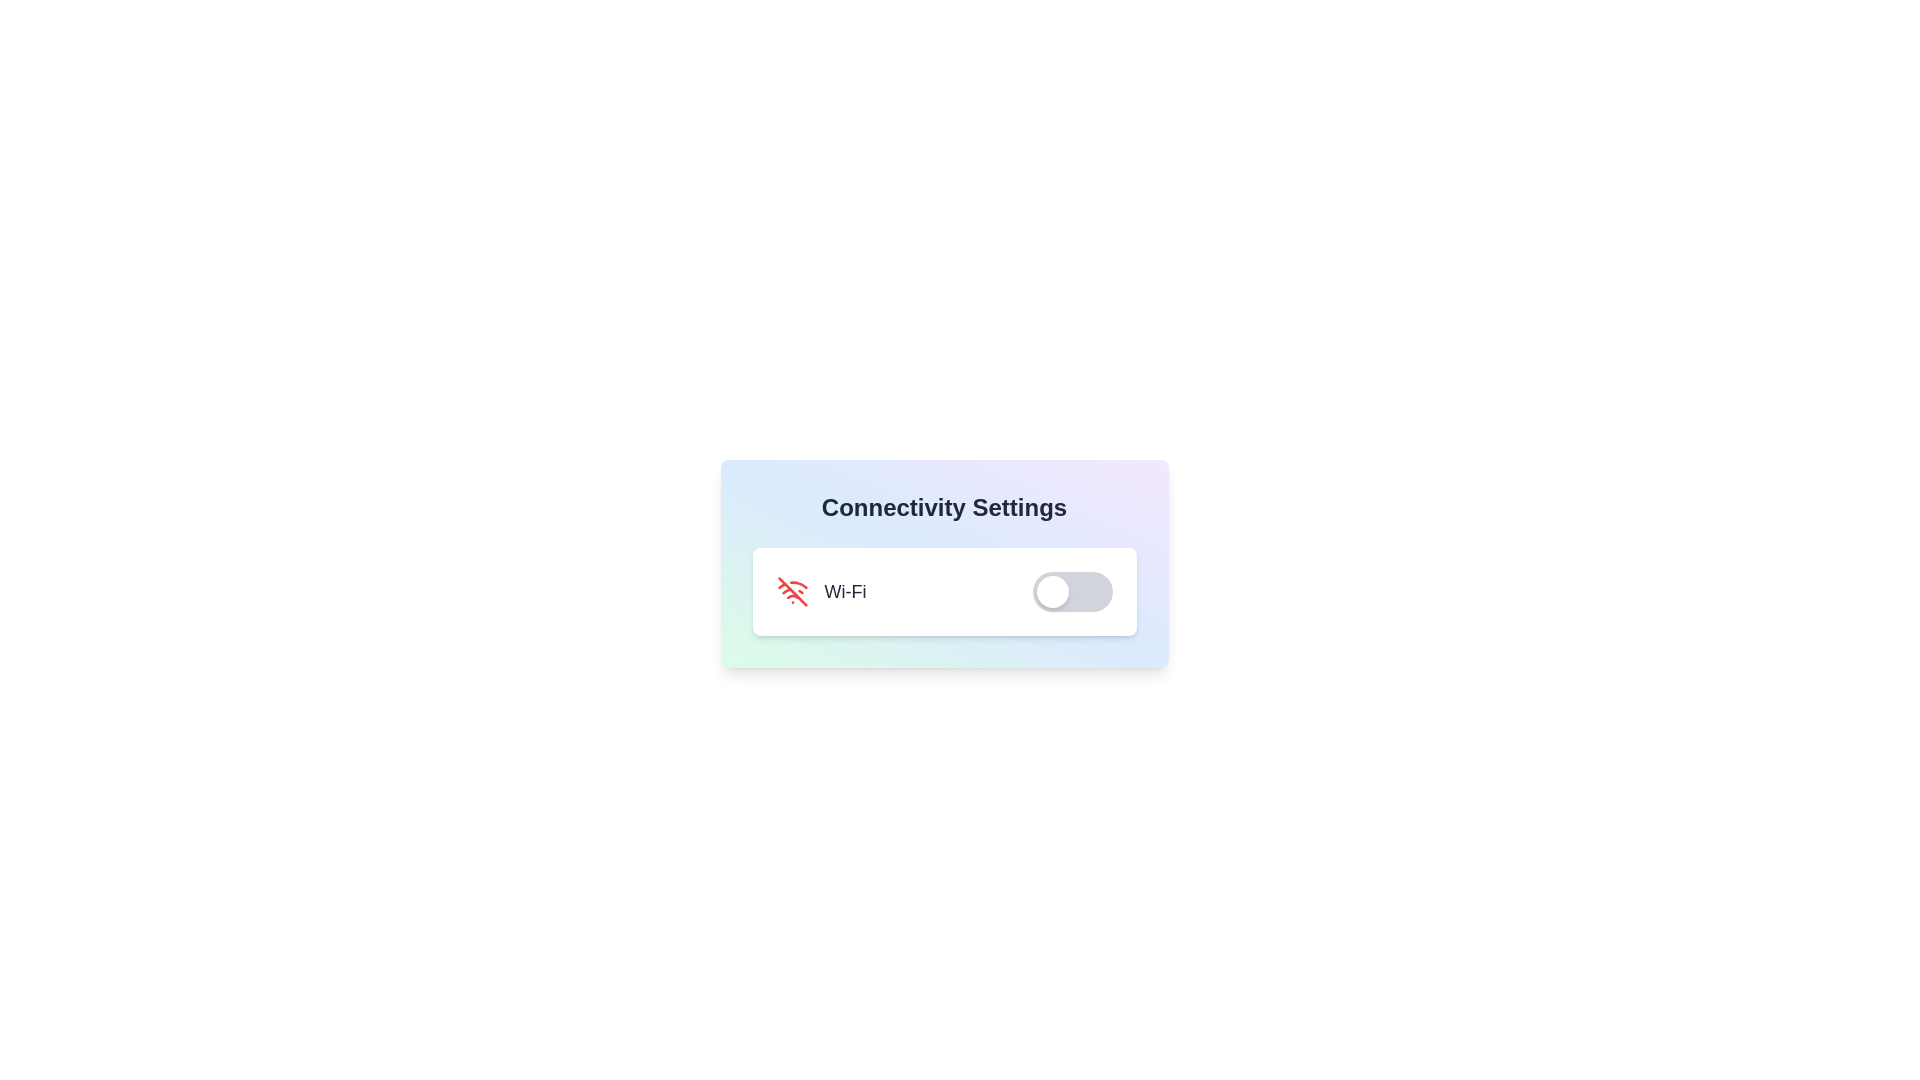 The height and width of the screenshot is (1080, 1920). Describe the element at coordinates (821, 590) in the screenshot. I see `the Wi-Fi status label indicating that Wi-Fi is currently off, which is located in the white rounded rectangular card under 'Connectivity Settings'` at that location.